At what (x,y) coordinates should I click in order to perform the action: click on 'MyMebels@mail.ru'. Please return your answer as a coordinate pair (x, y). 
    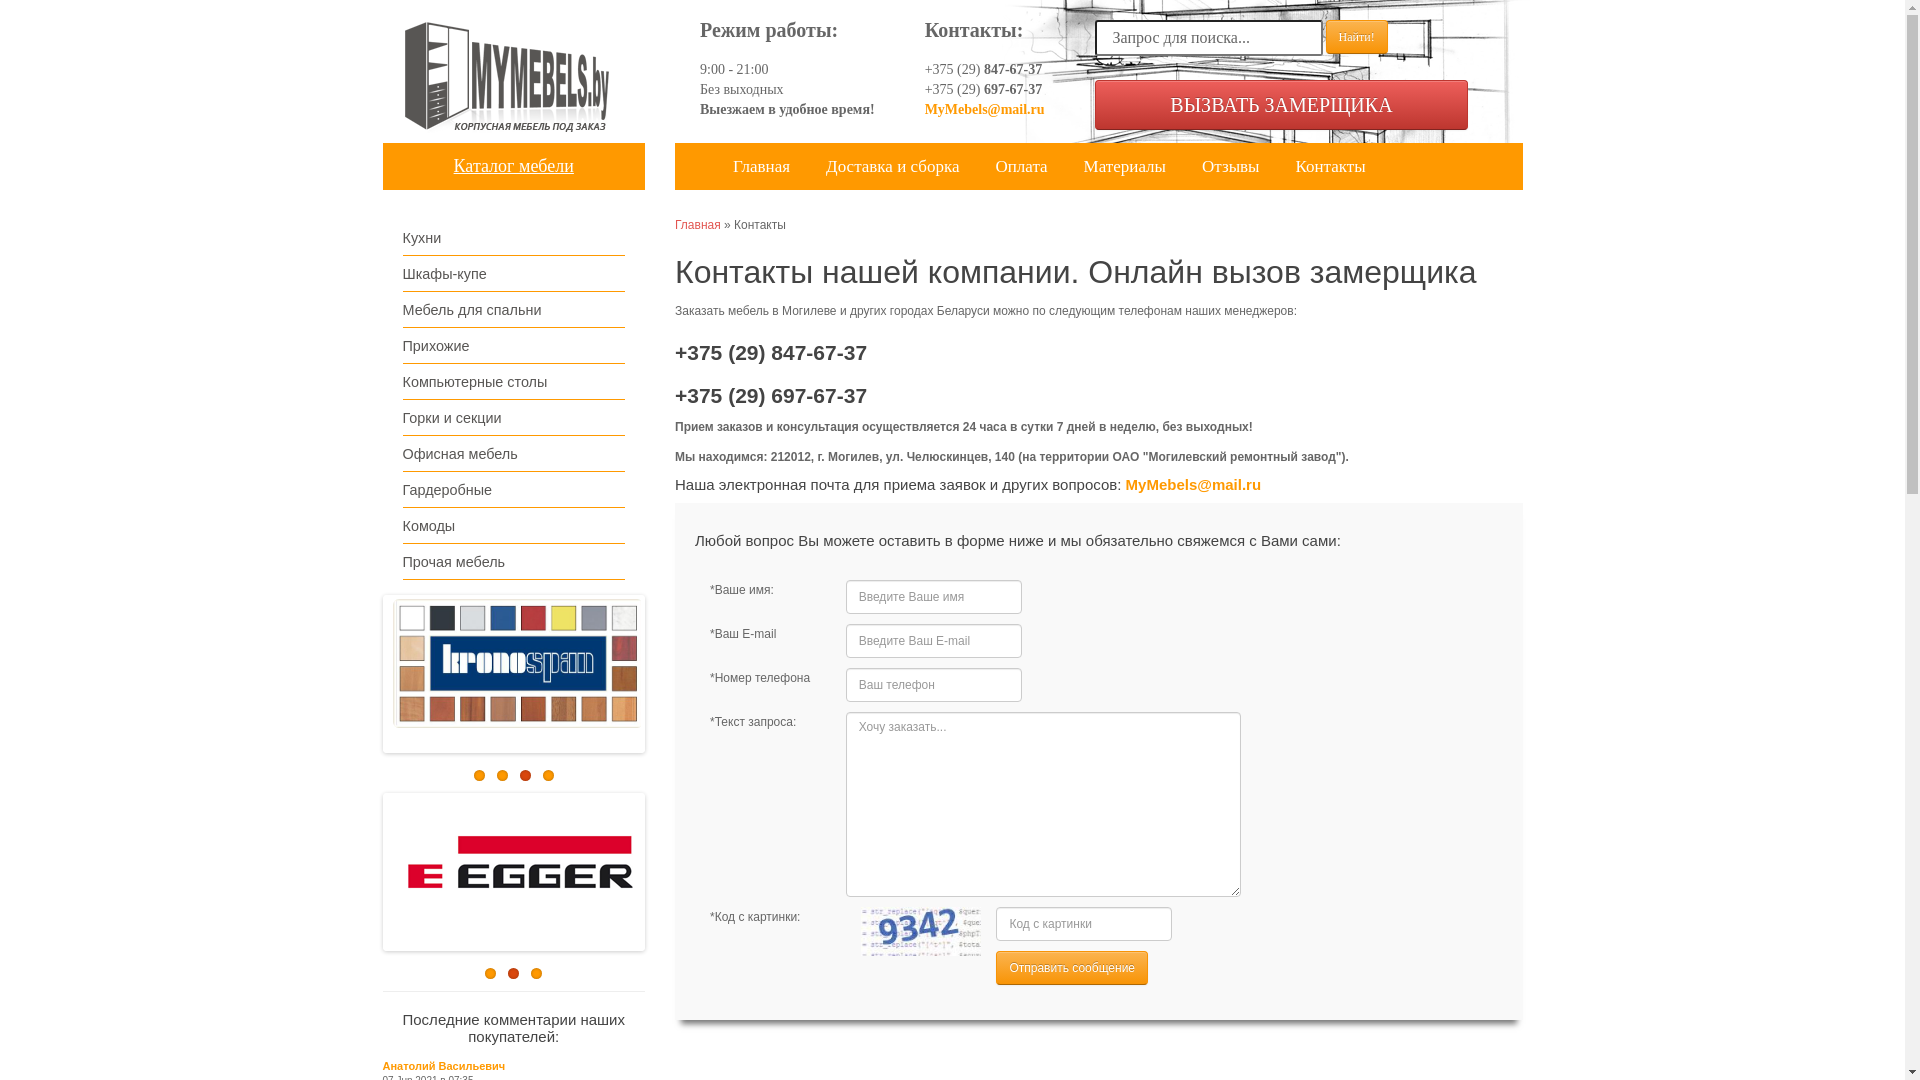
    Looking at the image, I should click on (984, 109).